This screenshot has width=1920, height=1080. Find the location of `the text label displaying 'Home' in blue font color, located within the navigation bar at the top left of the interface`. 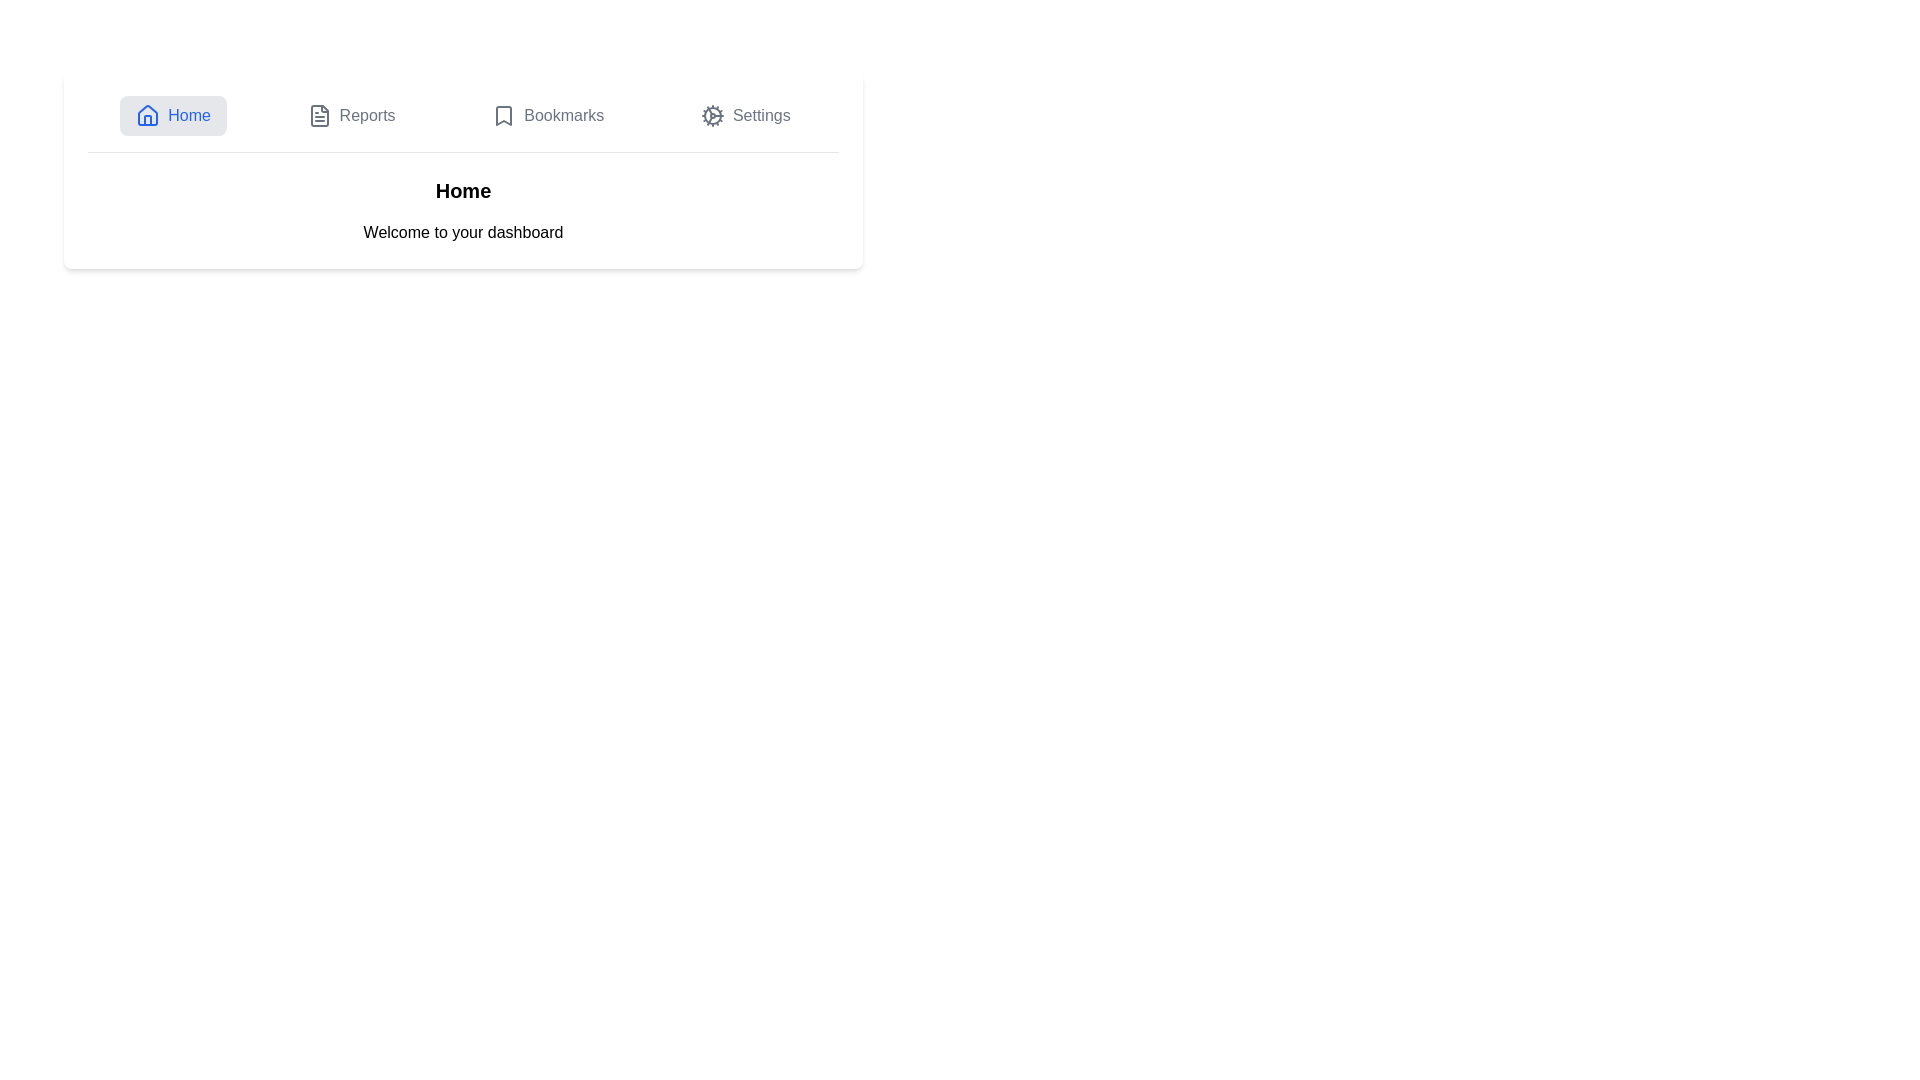

the text label displaying 'Home' in blue font color, located within the navigation bar at the top left of the interface is located at coordinates (189, 115).